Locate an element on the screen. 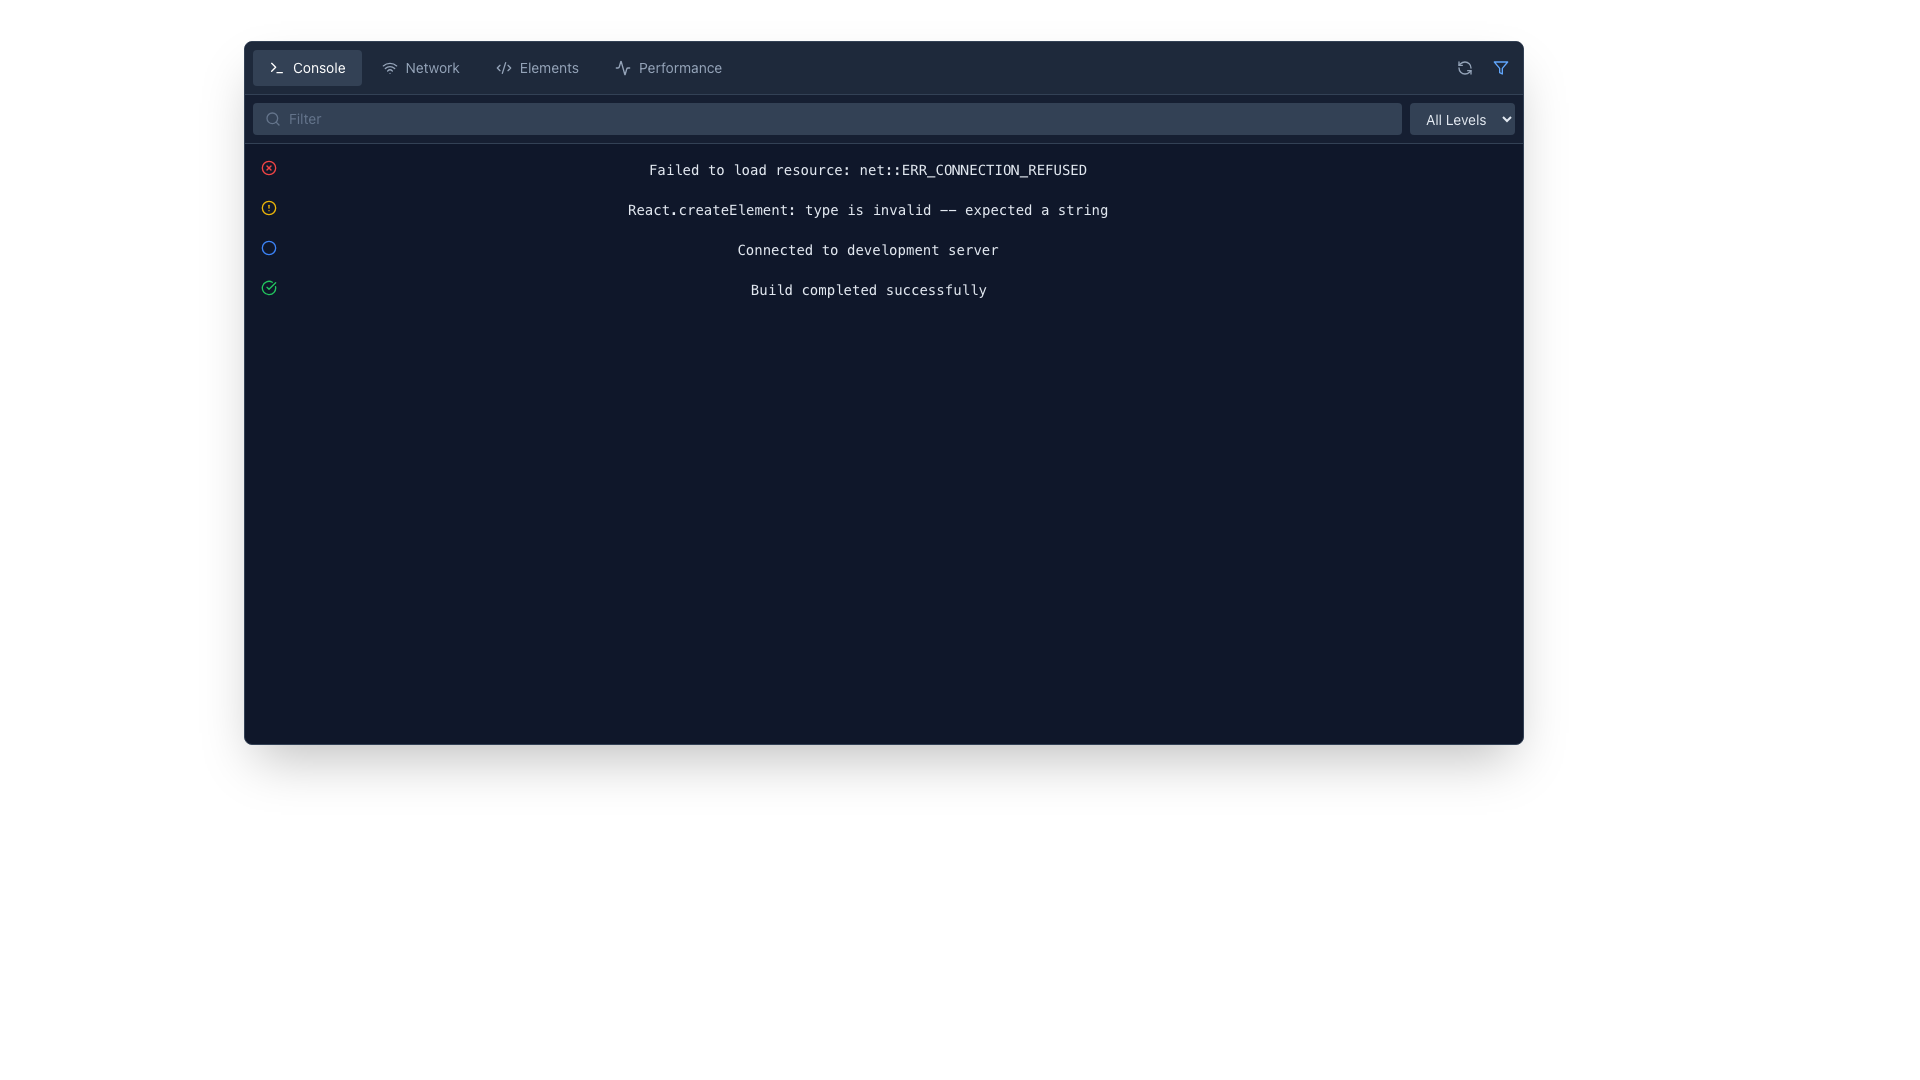 This screenshot has height=1080, width=1920. the XML code icon located is located at coordinates (503, 67).